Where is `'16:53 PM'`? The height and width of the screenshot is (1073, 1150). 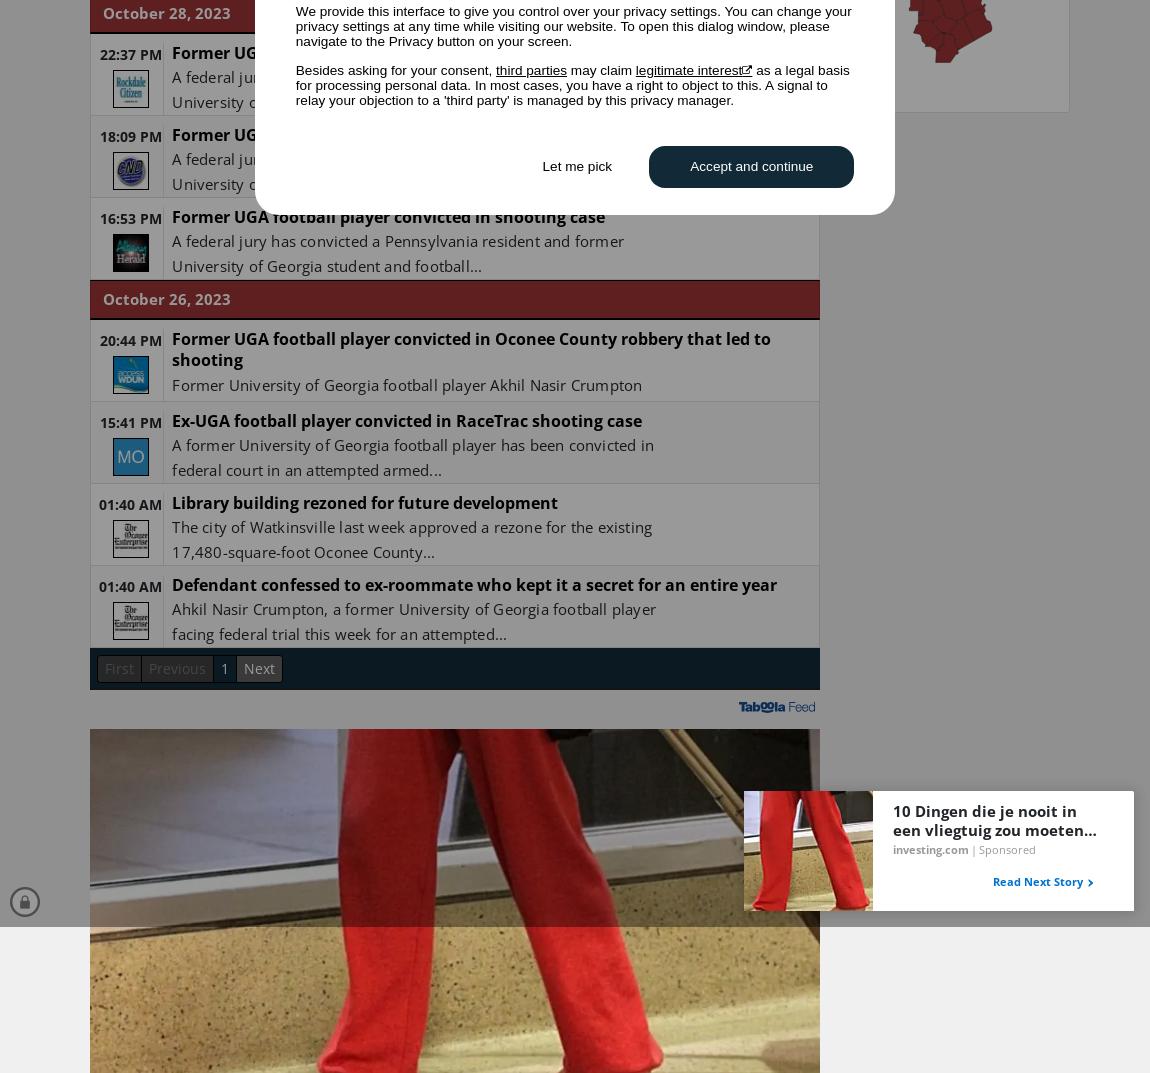
'16:53 PM' is located at coordinates (128, 217).